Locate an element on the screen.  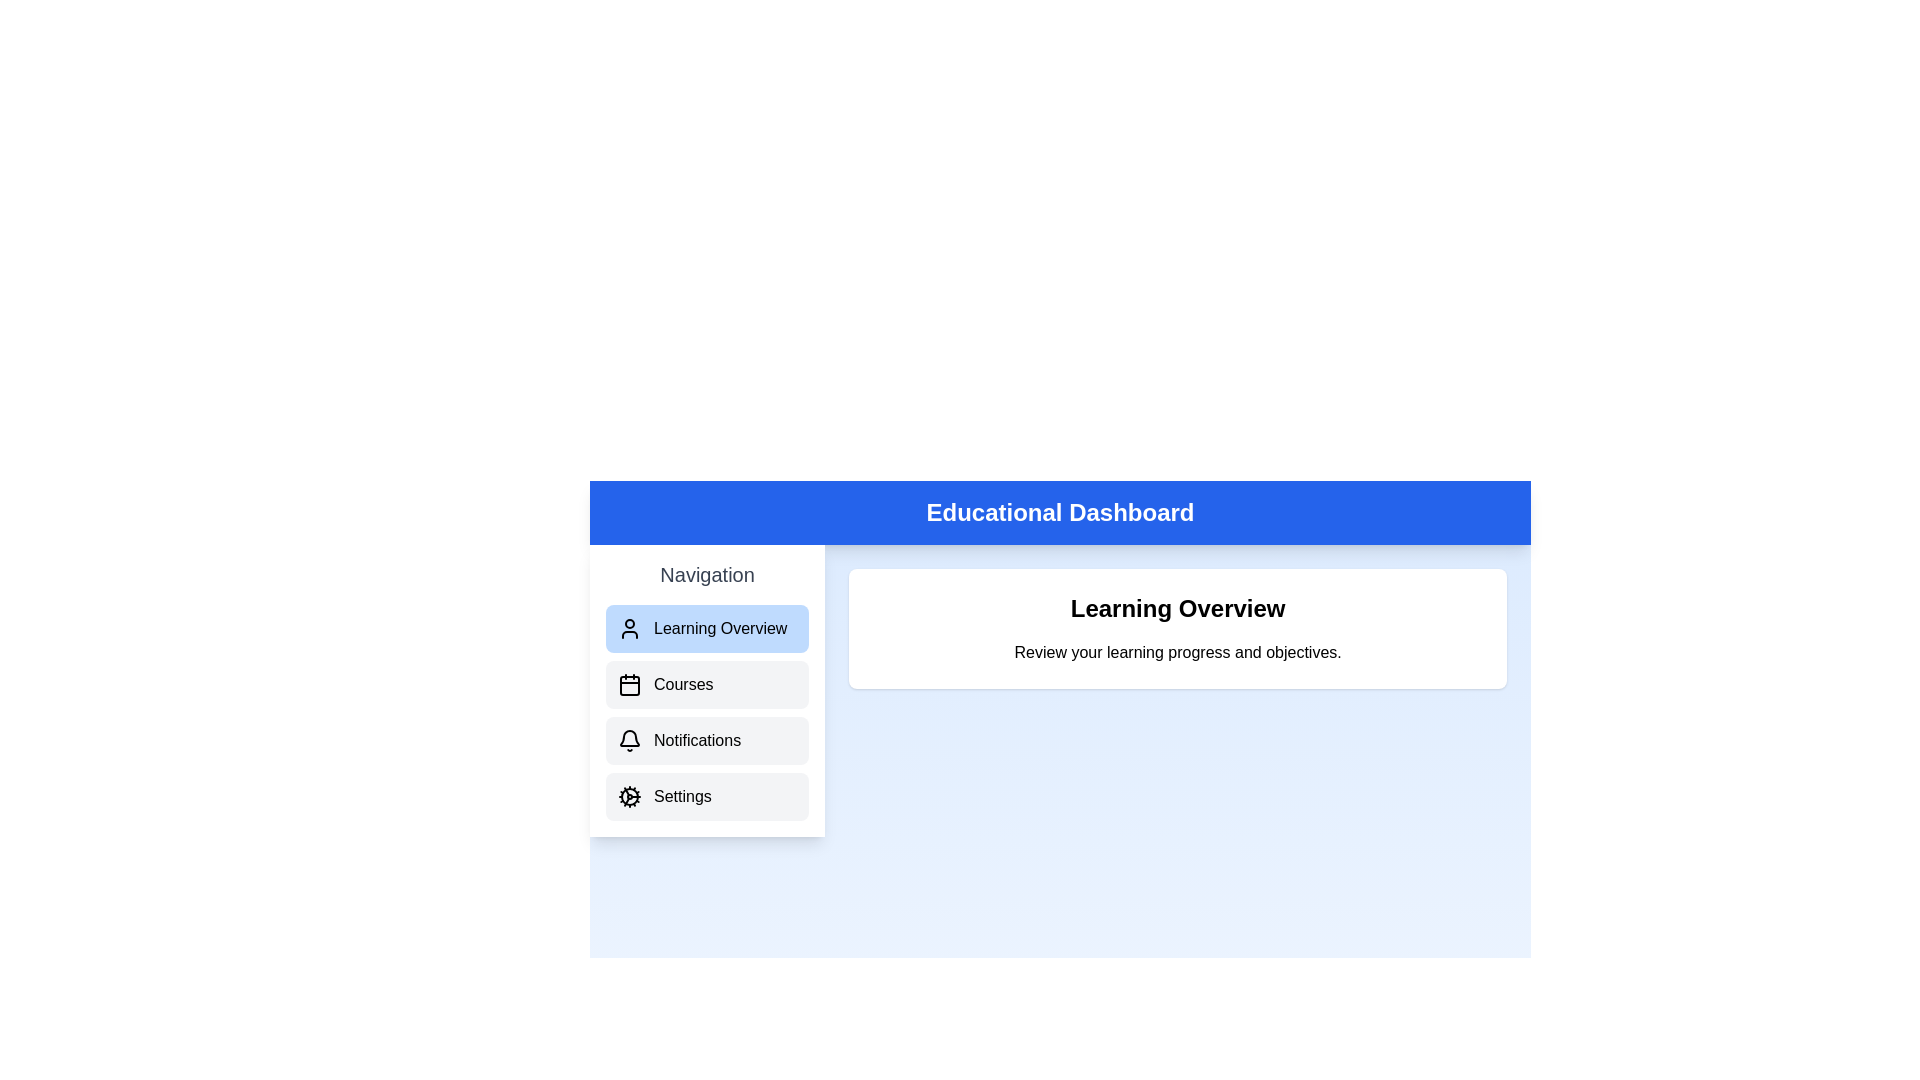
the sidebar option corresponding to Settings to navigate to that section is located at coordinates (707, 796).